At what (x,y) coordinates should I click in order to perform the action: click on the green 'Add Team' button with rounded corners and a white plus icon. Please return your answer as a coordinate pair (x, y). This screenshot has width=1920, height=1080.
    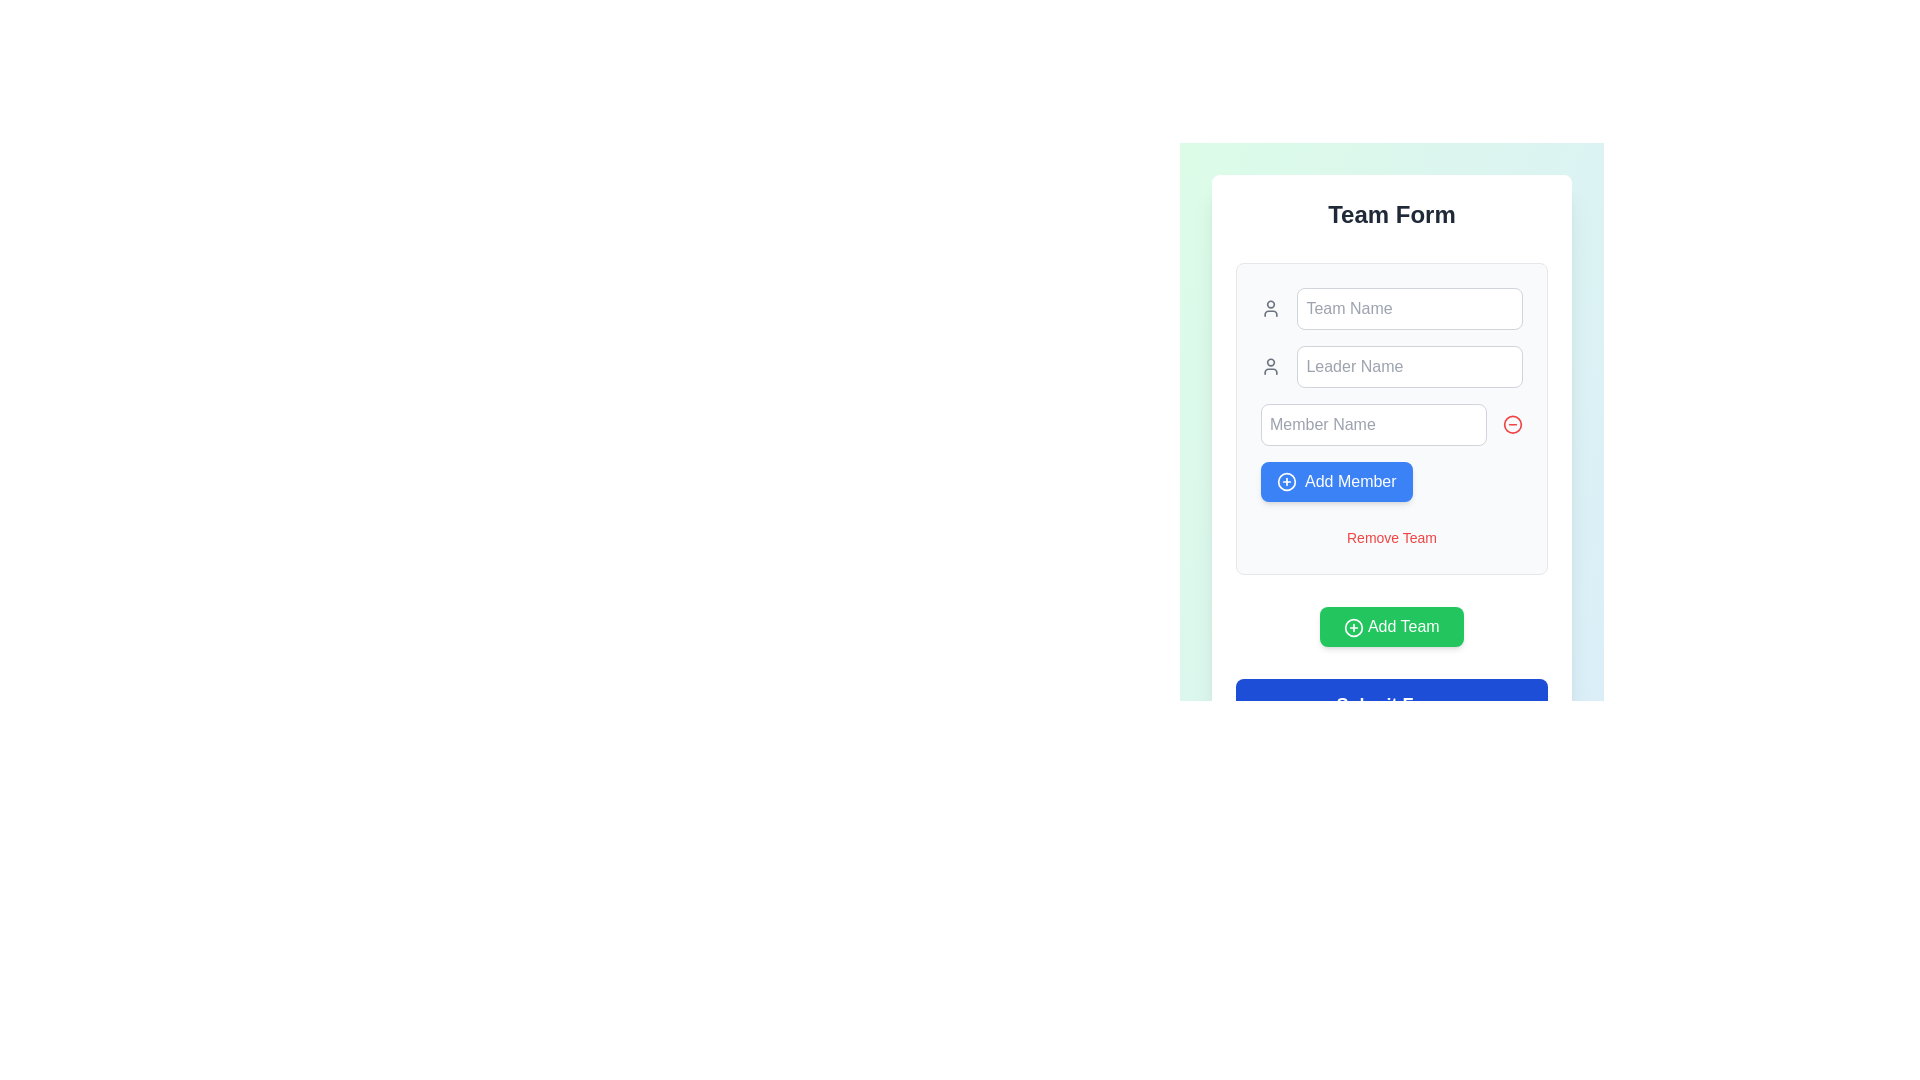
    Looking at the image, I should click on (1391, 626).